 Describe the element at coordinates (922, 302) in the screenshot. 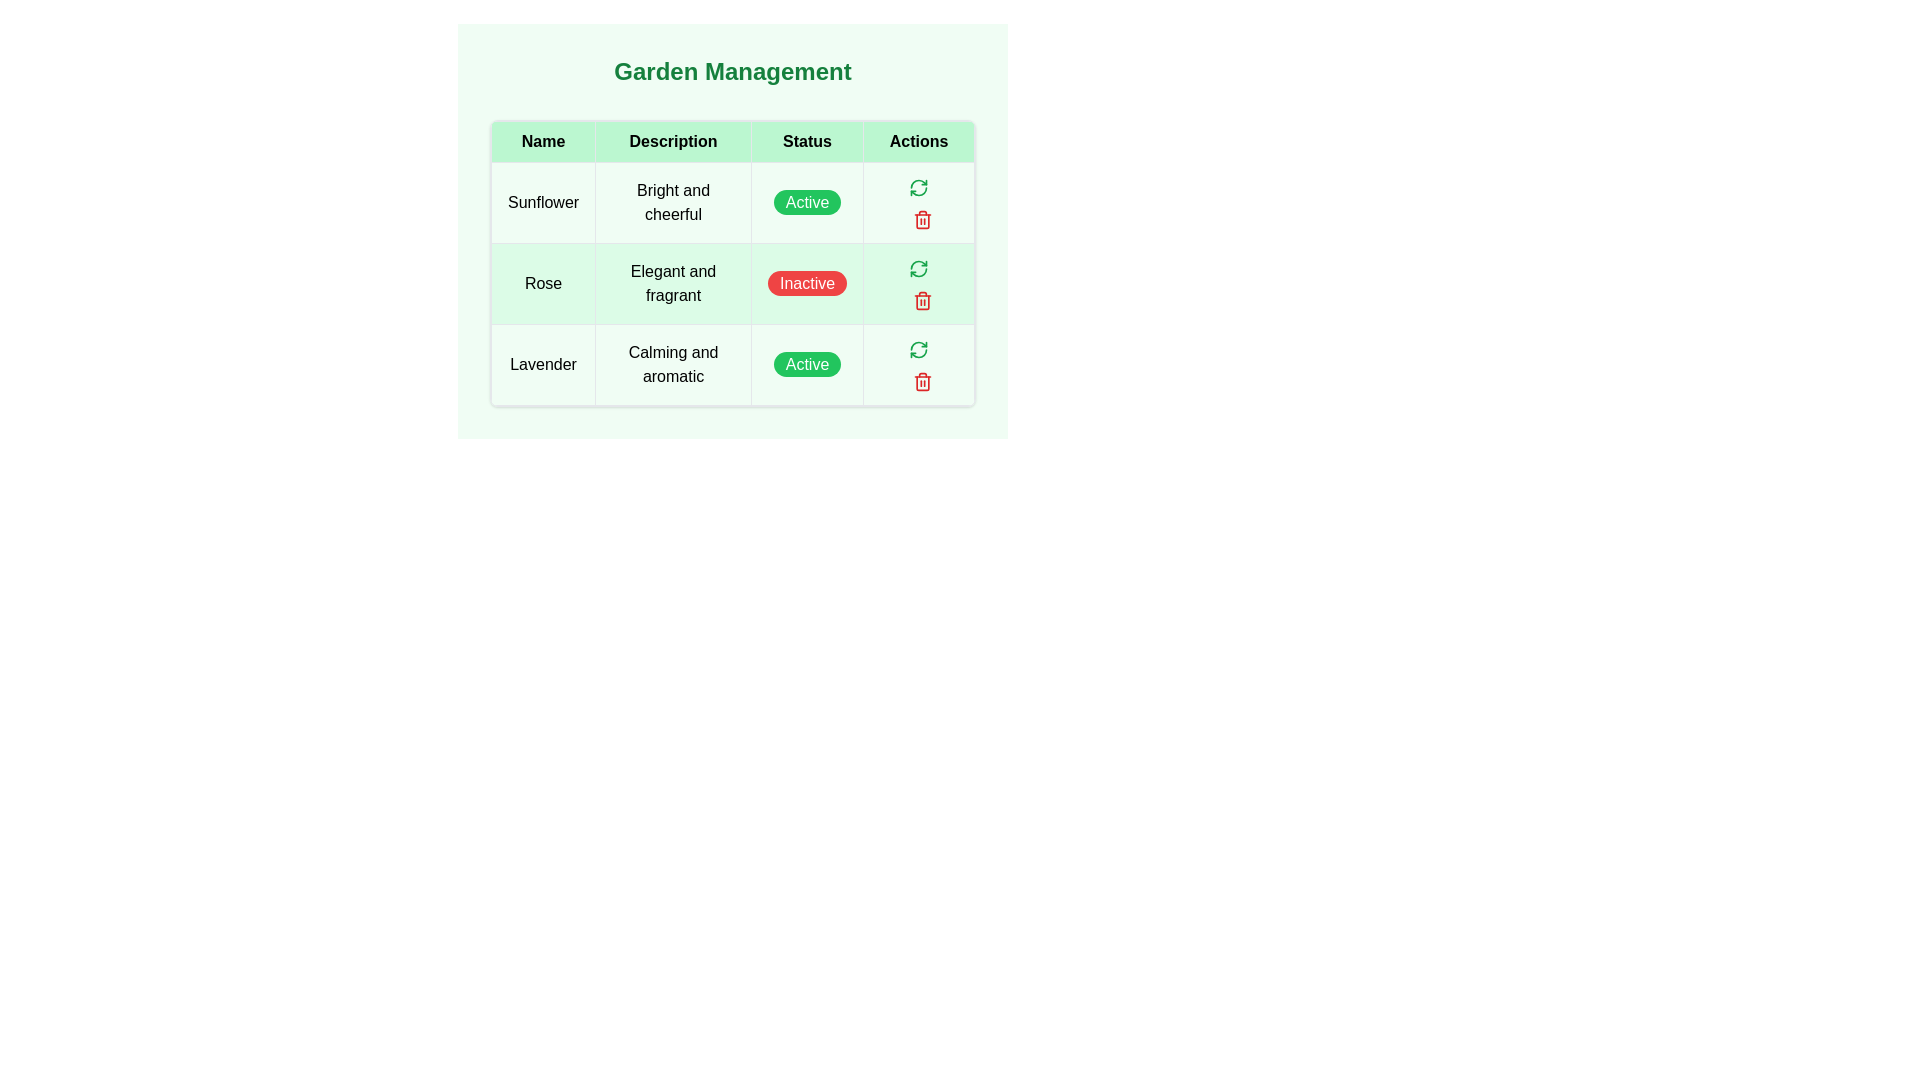

I see `the trash can icon representing the delete action for the entry 'Rose' located in the 'Actions' column of the second row of the table` at that location.